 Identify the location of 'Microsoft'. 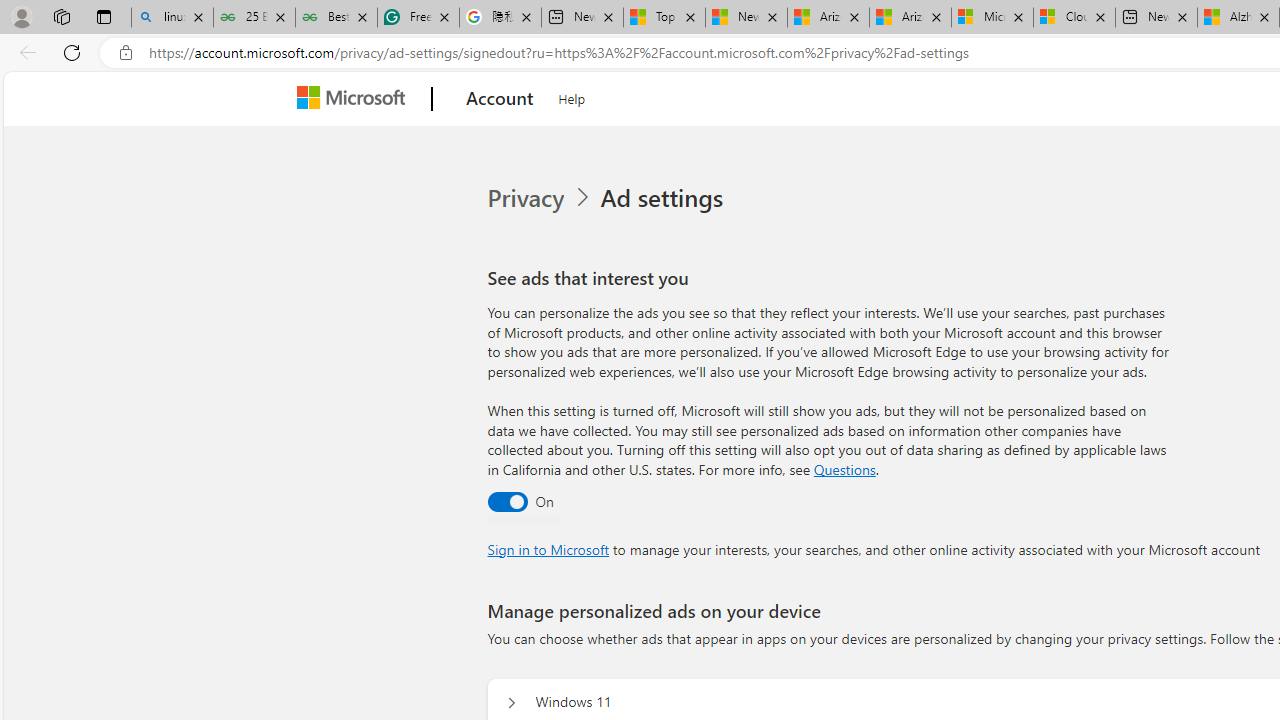
(355, 99).